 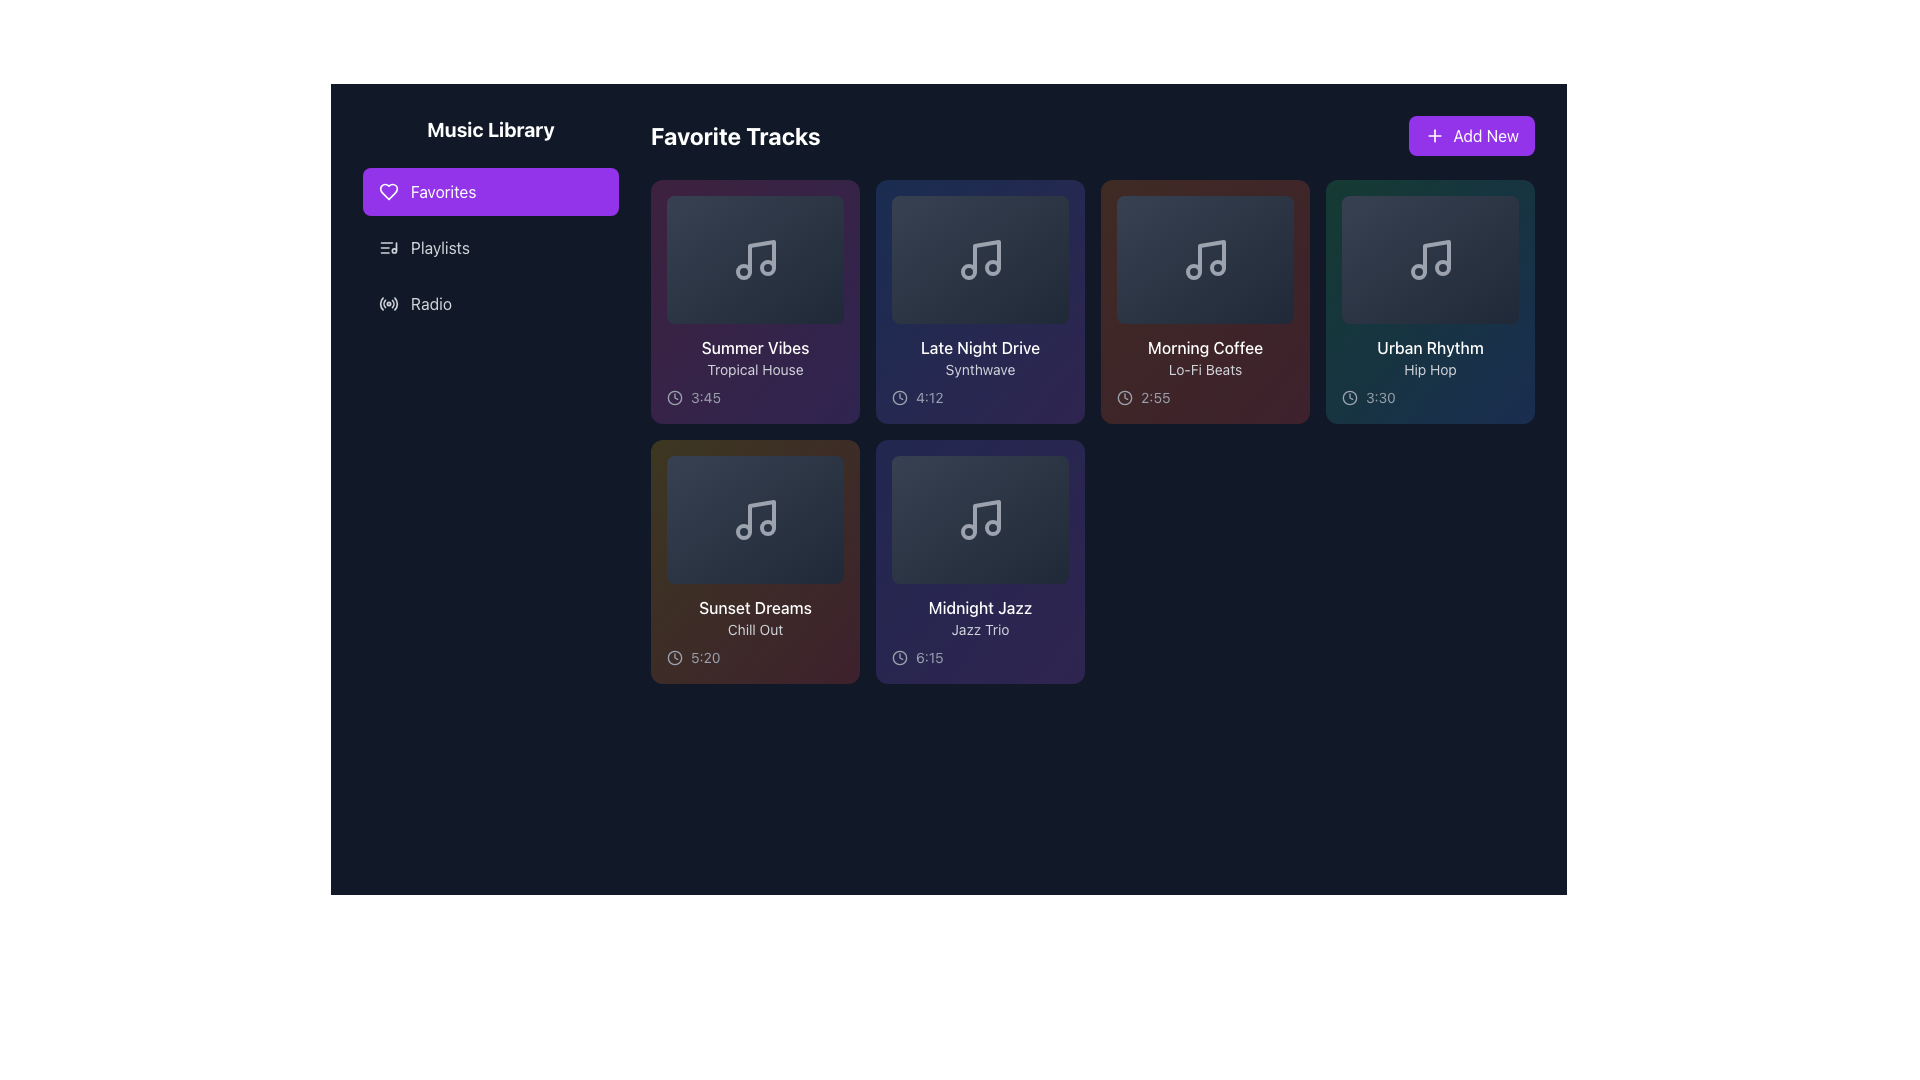 I want to click on the gray musical notes icon indicating an inactive status, located at the top center of the 'Summer Vibes' music track card in the 'Favorite Tracks' section, so click(x=754, y=258).